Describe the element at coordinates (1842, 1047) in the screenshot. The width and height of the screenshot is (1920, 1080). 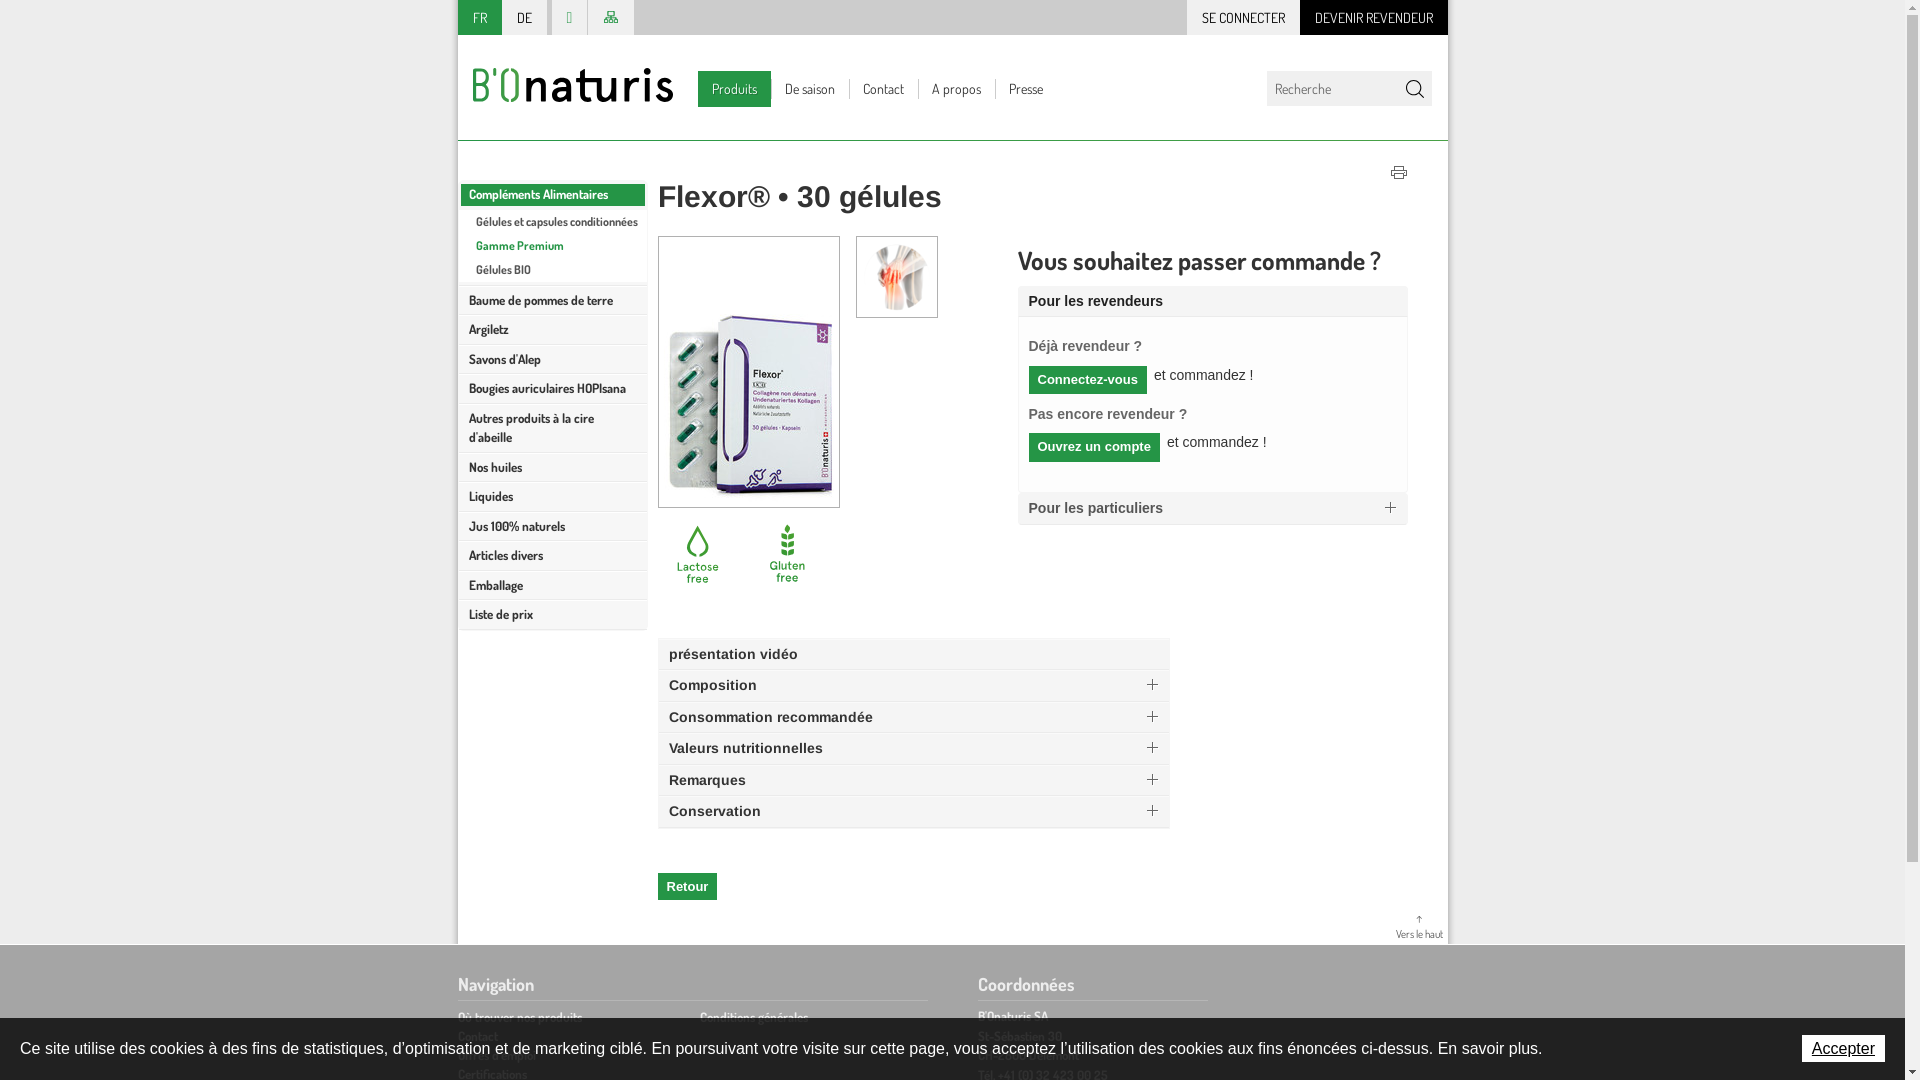
I see `'Accepter'` at that location.